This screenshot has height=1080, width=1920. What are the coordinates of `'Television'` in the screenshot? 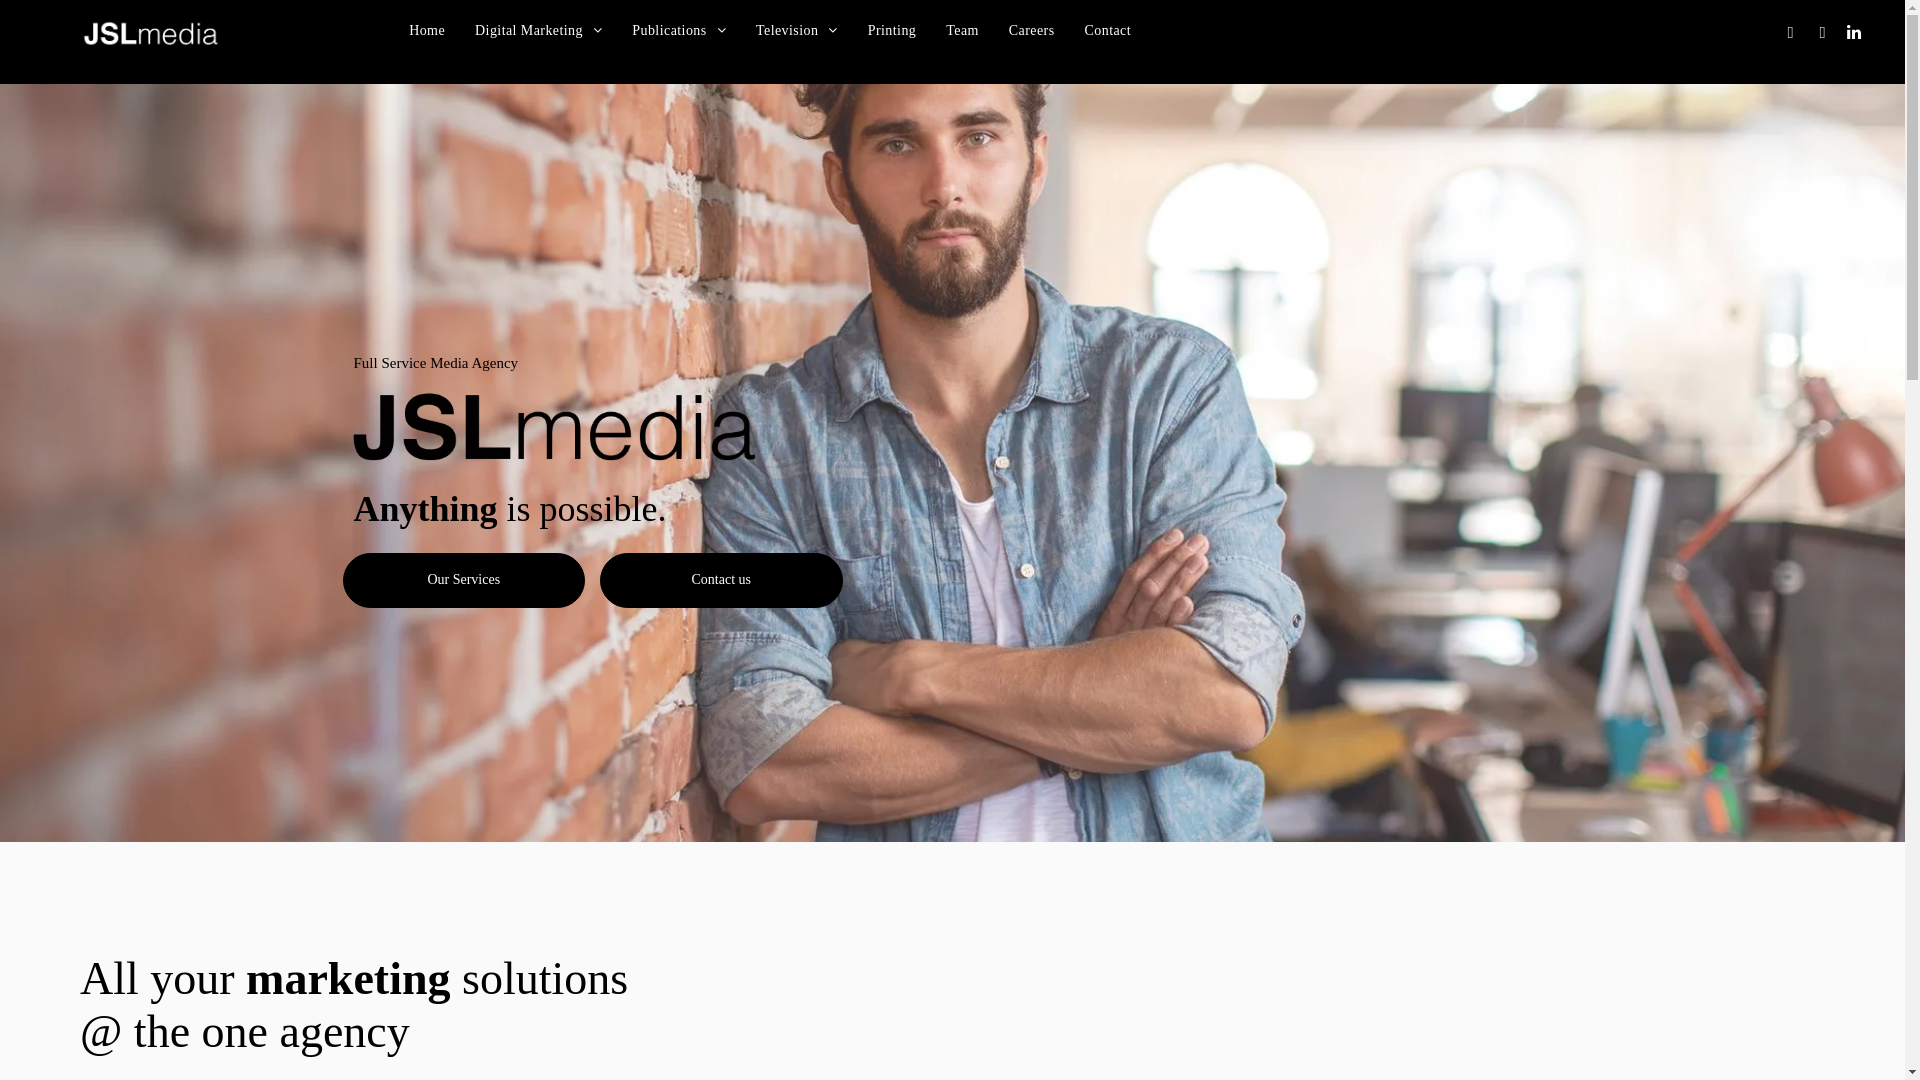 It's located at (795, 30).